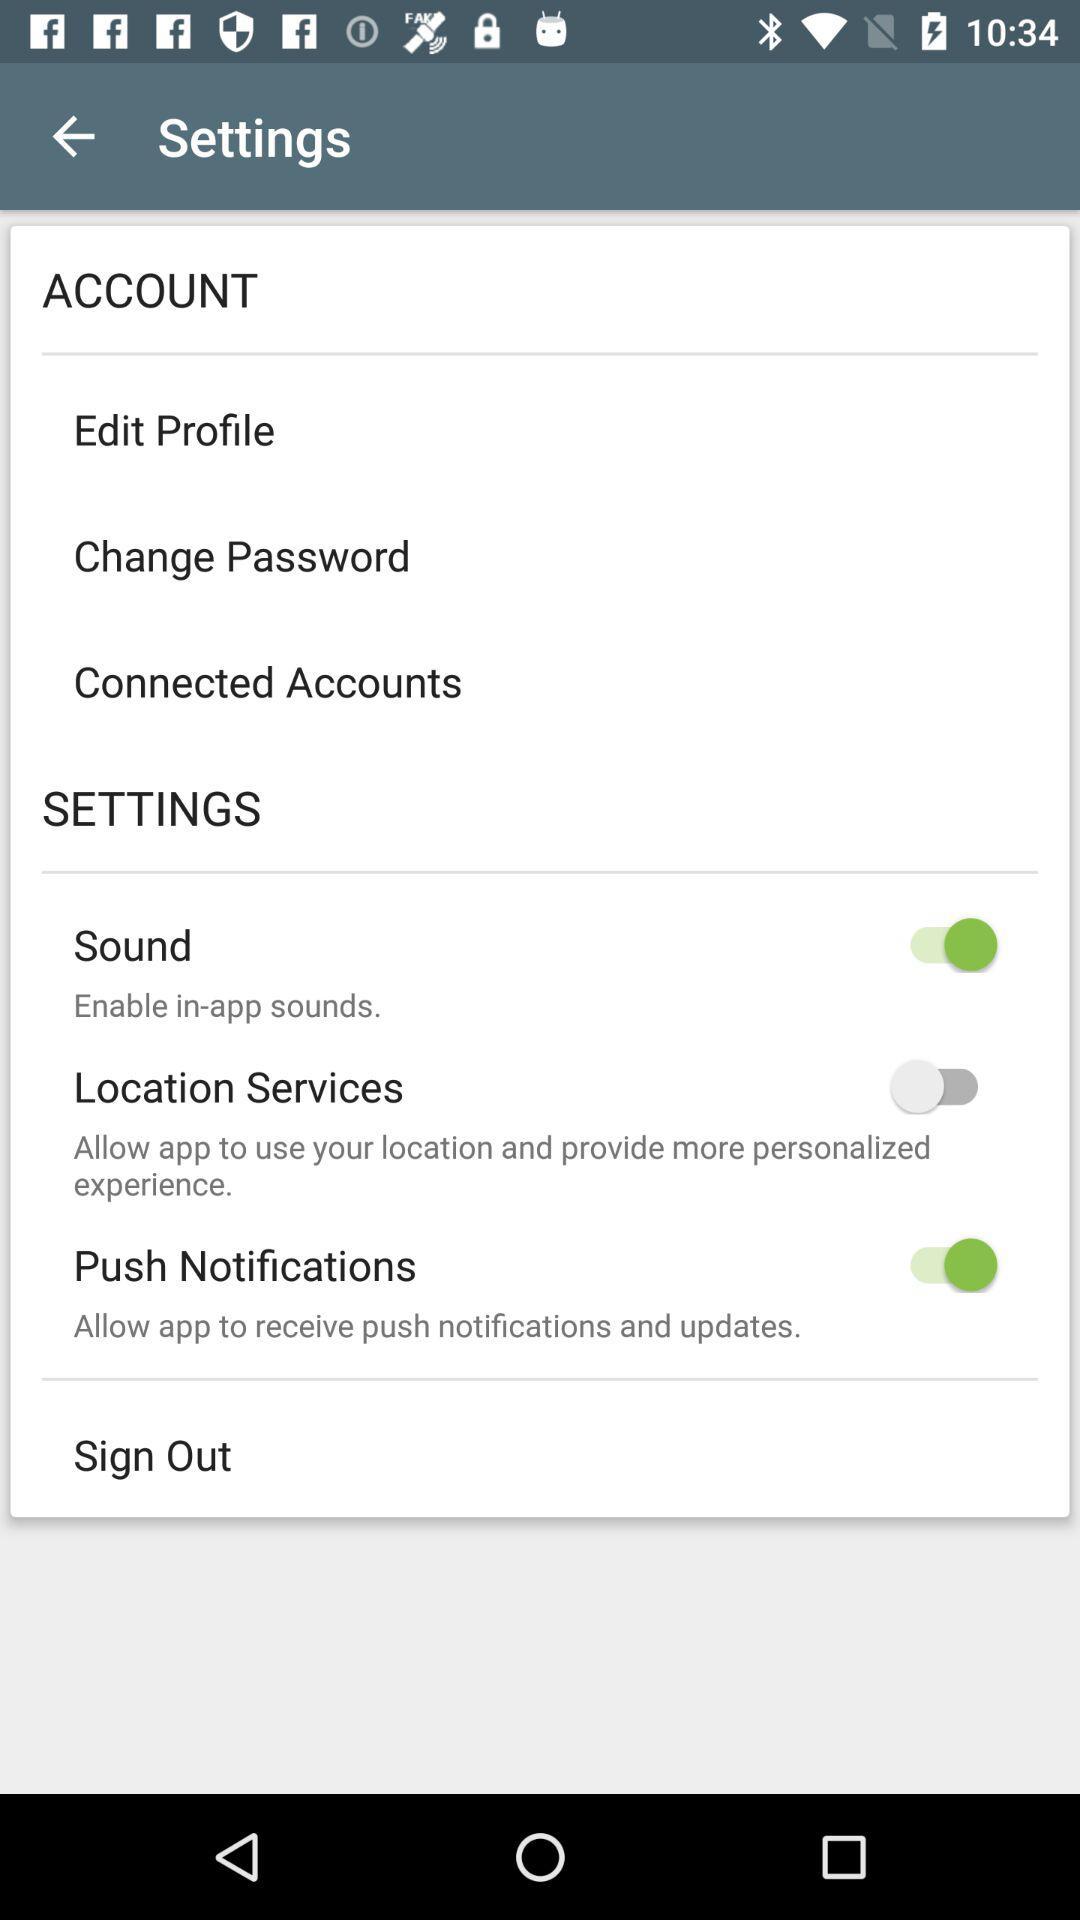 This screenshot has height=1920, width=1080. I want to click on item above the account, so click(72, 135).